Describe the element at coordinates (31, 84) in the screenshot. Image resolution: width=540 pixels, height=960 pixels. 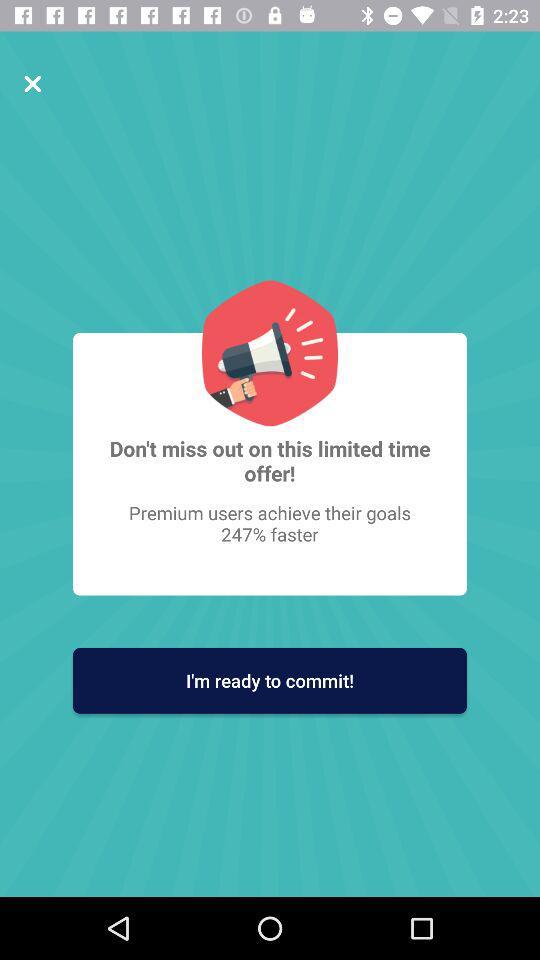
I see `the item at the top left corner` at that location.